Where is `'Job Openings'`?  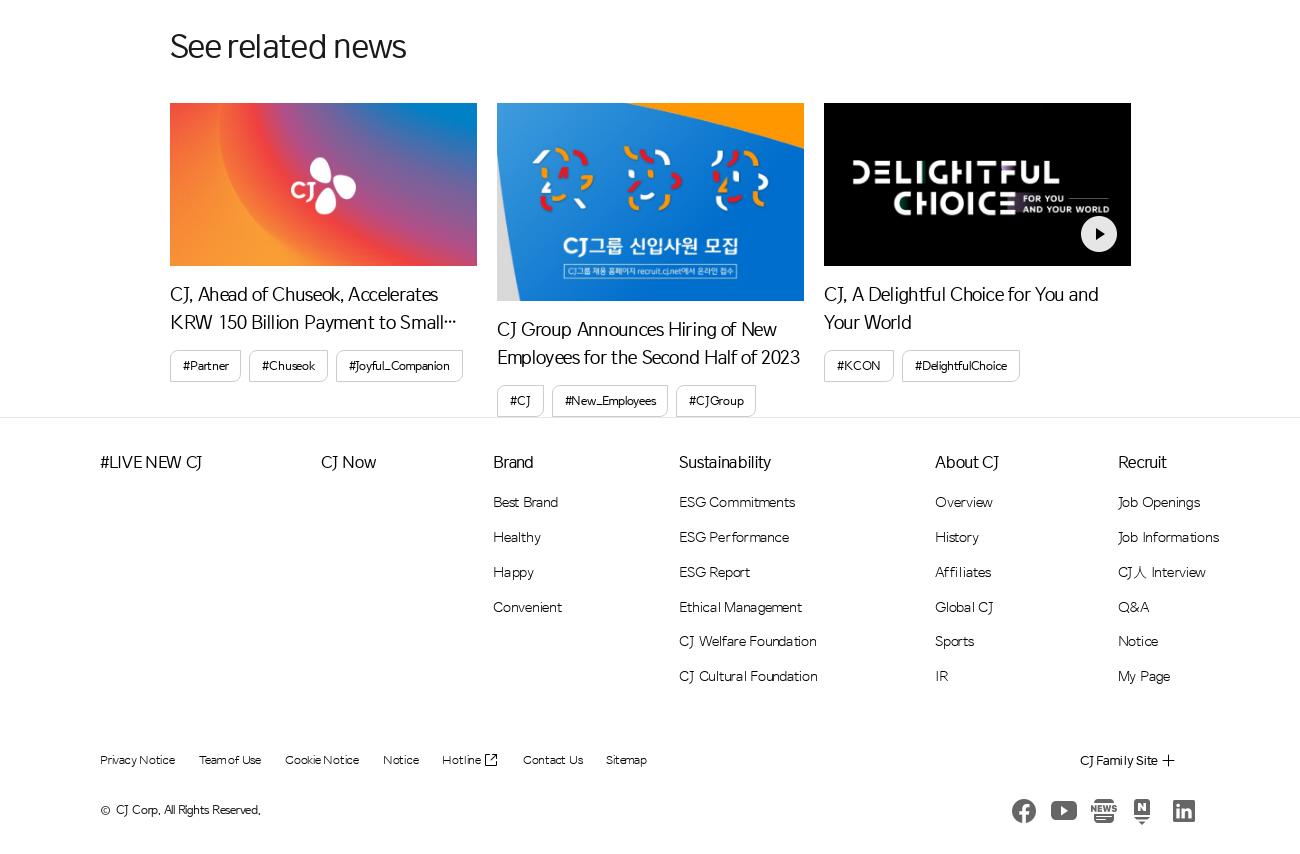 'Job Openings' is located at coordinates (1158, 501).